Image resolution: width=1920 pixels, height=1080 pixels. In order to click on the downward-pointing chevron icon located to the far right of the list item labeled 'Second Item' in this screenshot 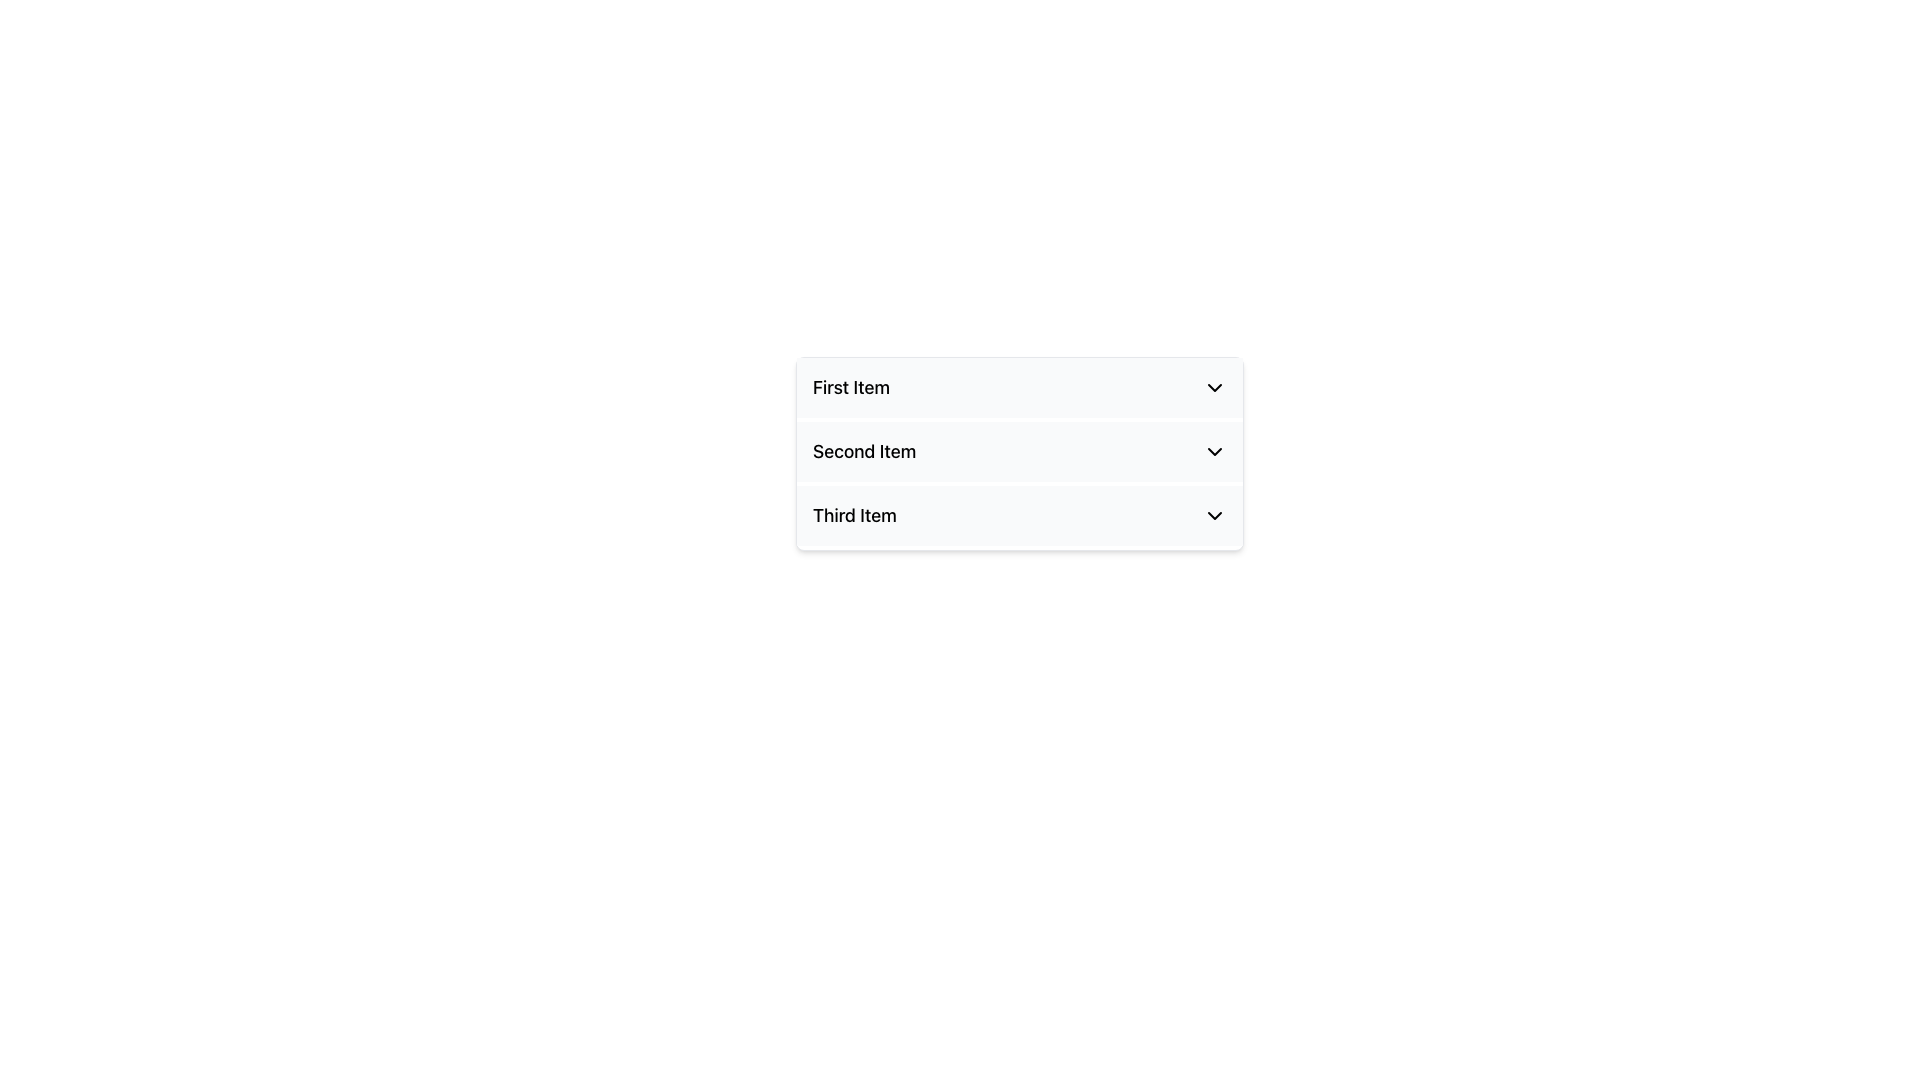, I will do `click(1213, 451)`.